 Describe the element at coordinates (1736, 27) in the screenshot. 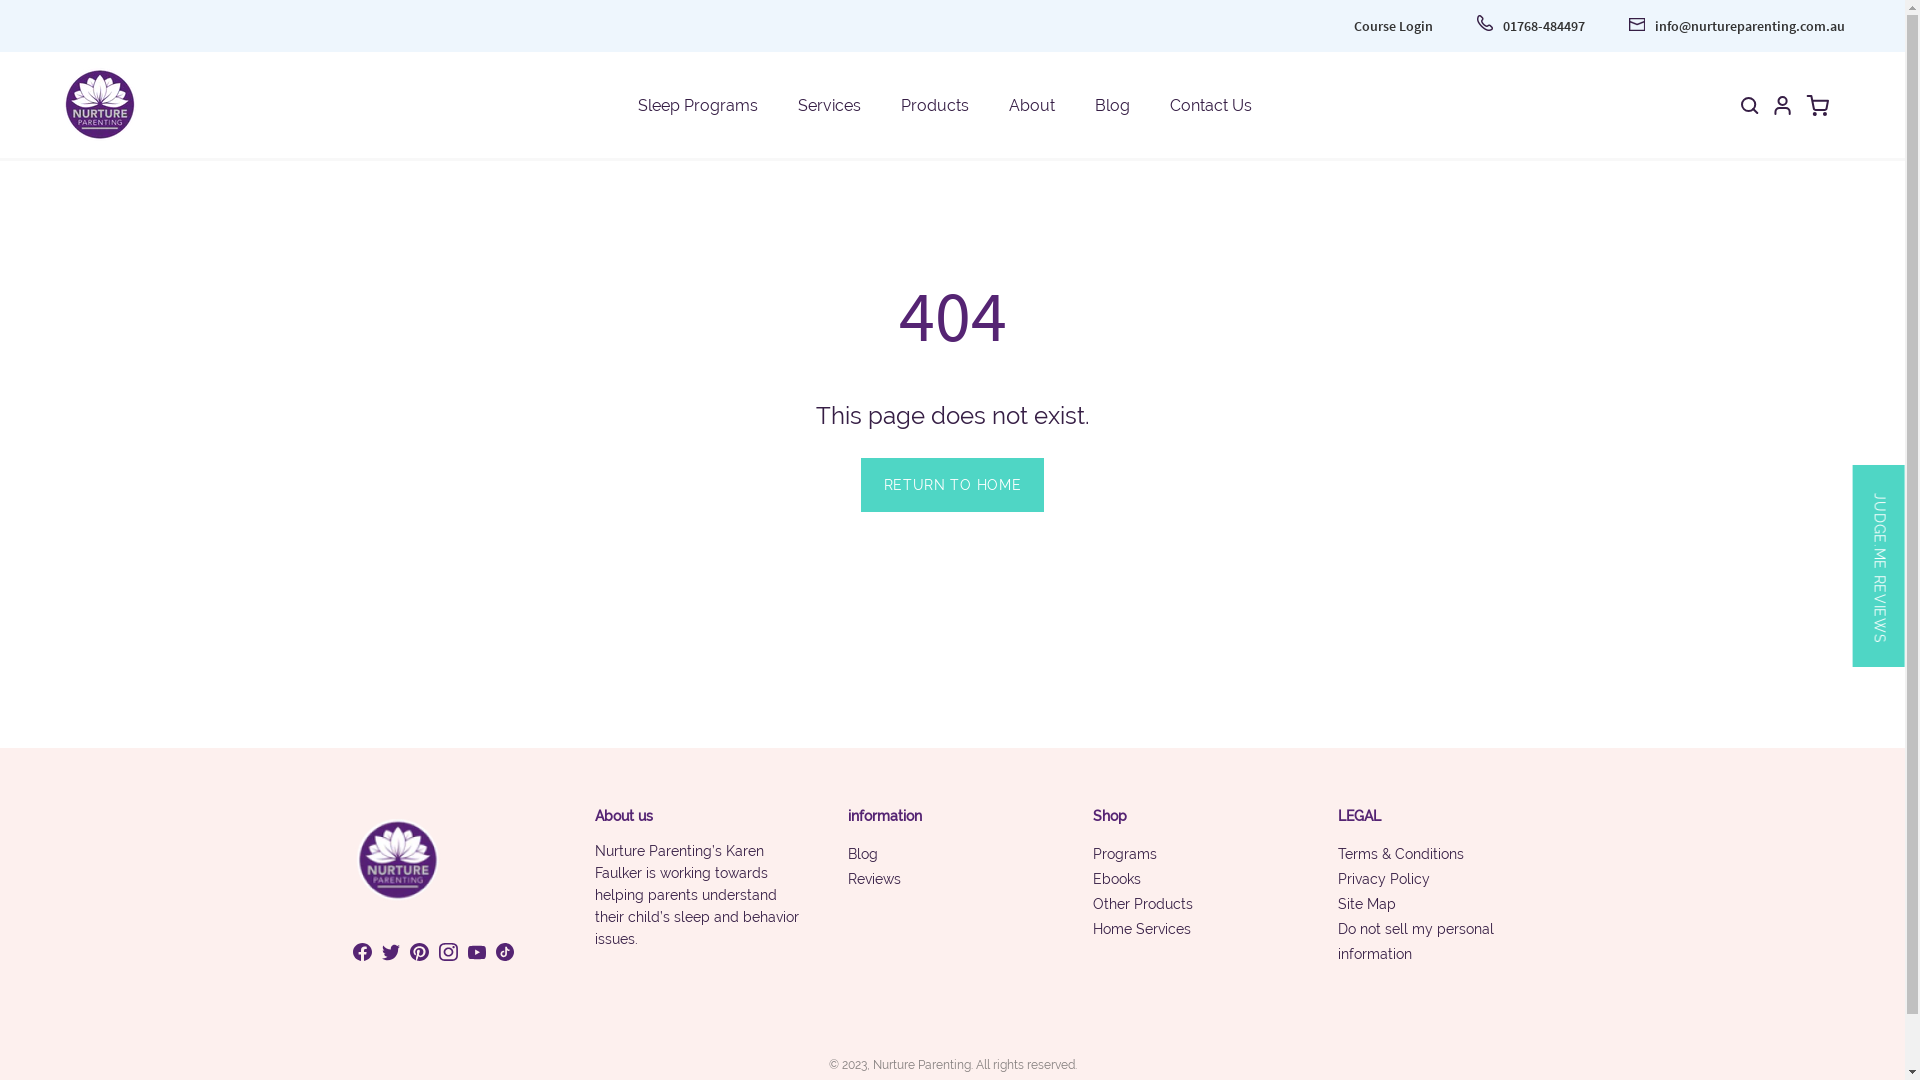

I see `'info@nurtureparenting.com.au'` at that location.